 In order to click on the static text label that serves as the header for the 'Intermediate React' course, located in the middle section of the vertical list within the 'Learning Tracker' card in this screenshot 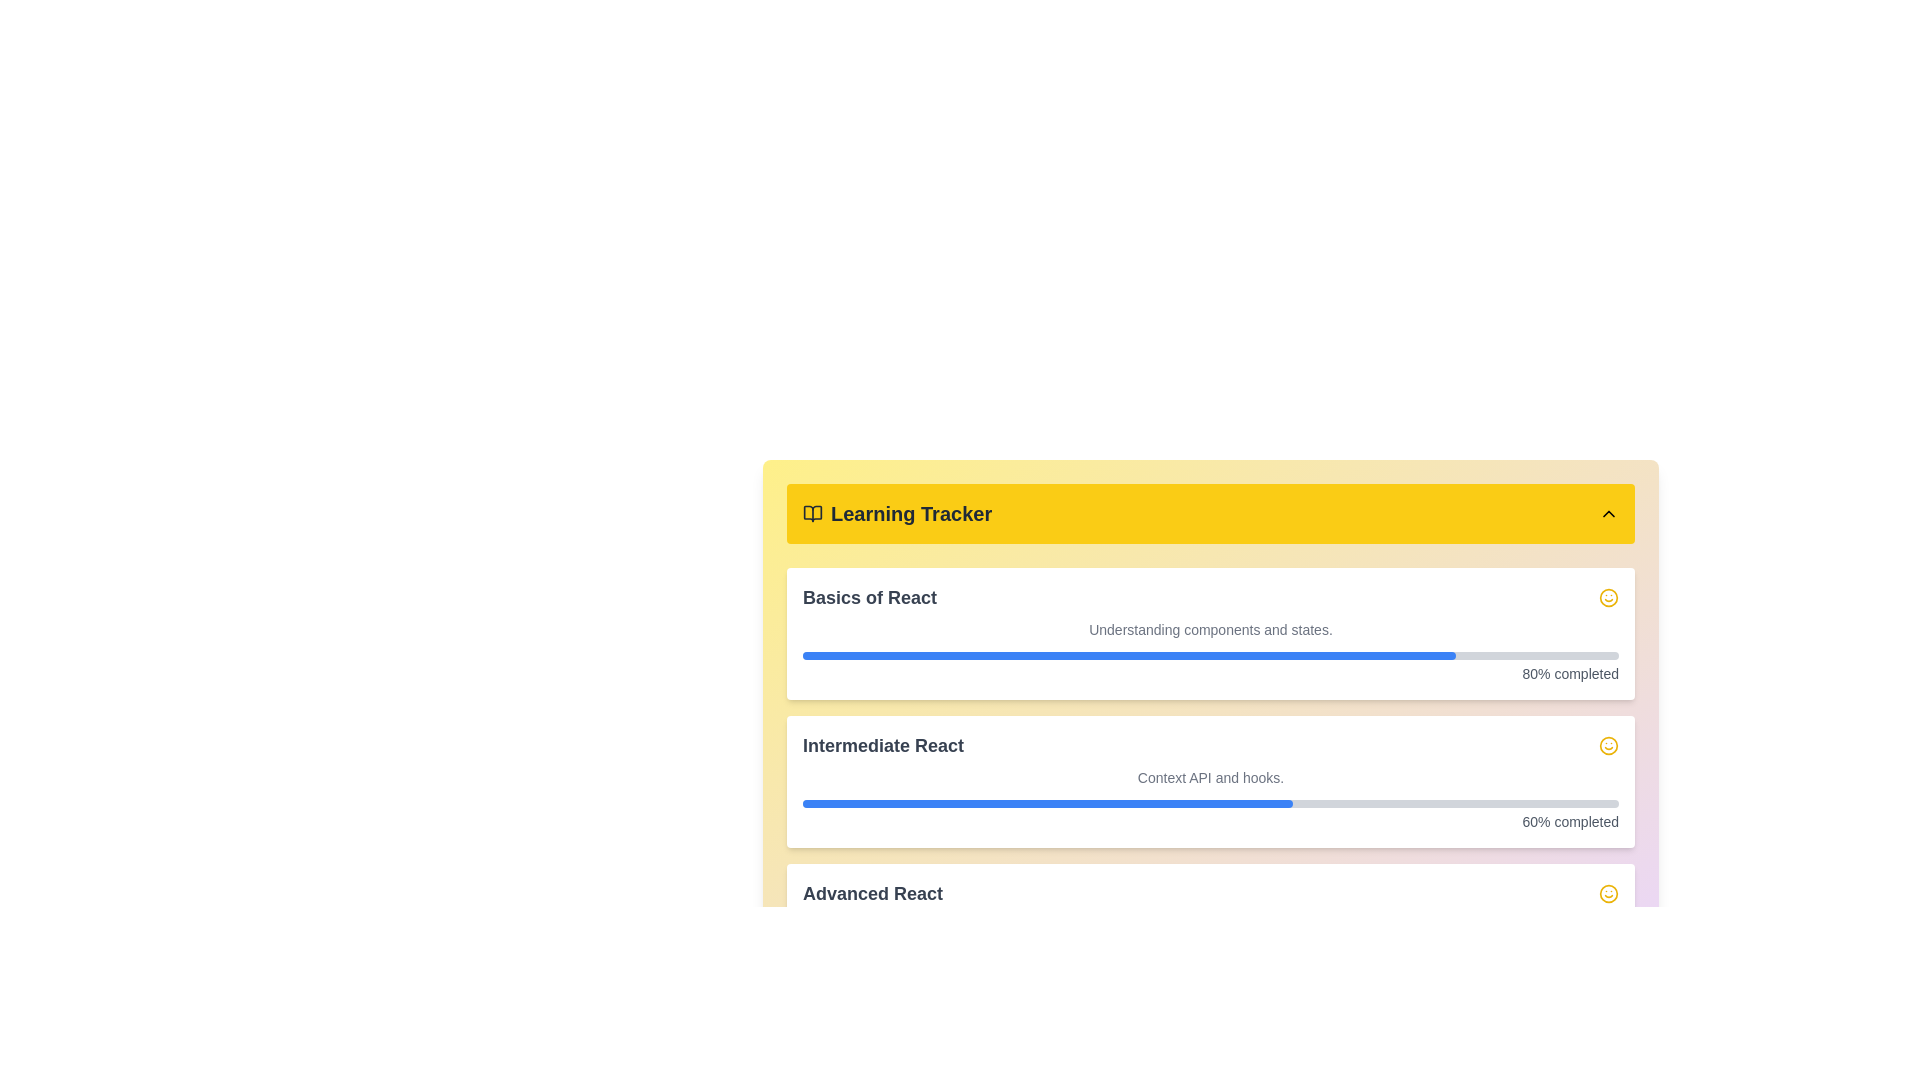, I will do `click(882, 745)`.